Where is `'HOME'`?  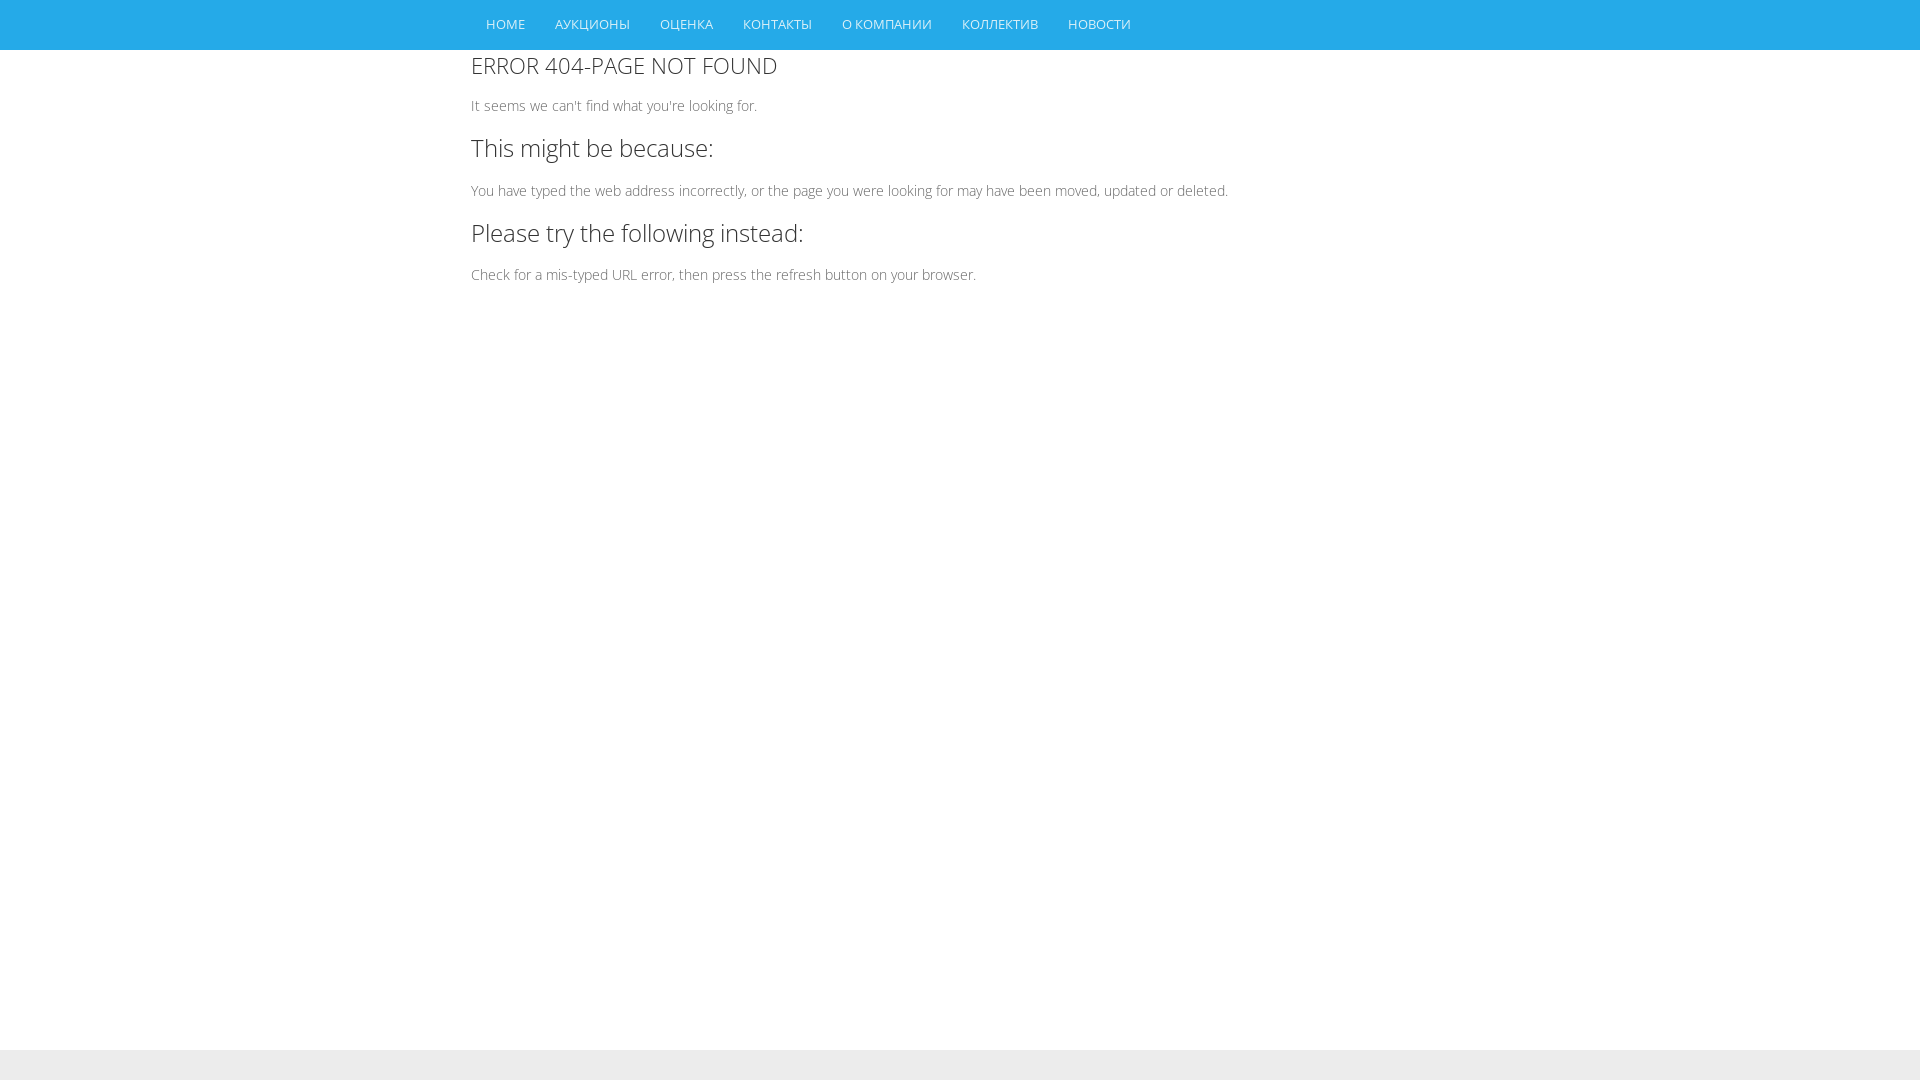
'HOME' is located at coordinates (505, 24).